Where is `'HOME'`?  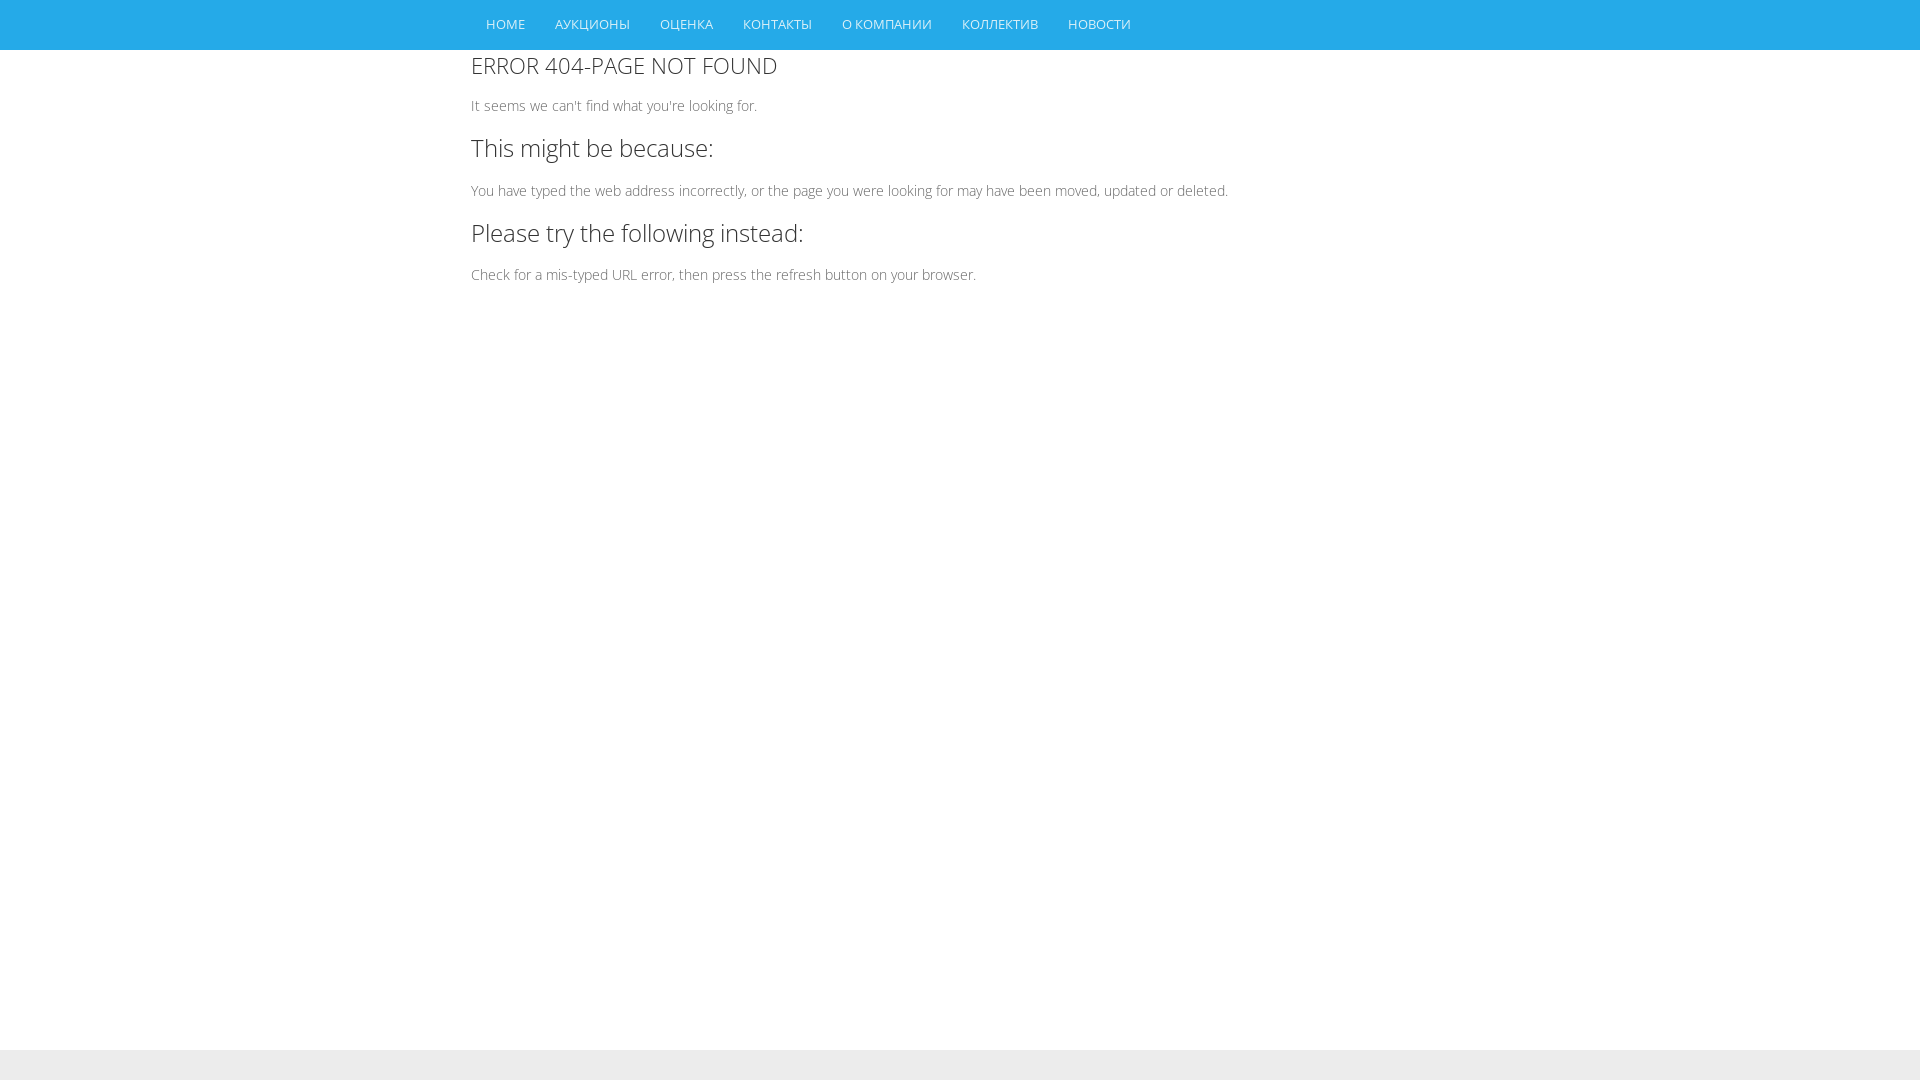
'HOME' is located at coordinates (505, 24).